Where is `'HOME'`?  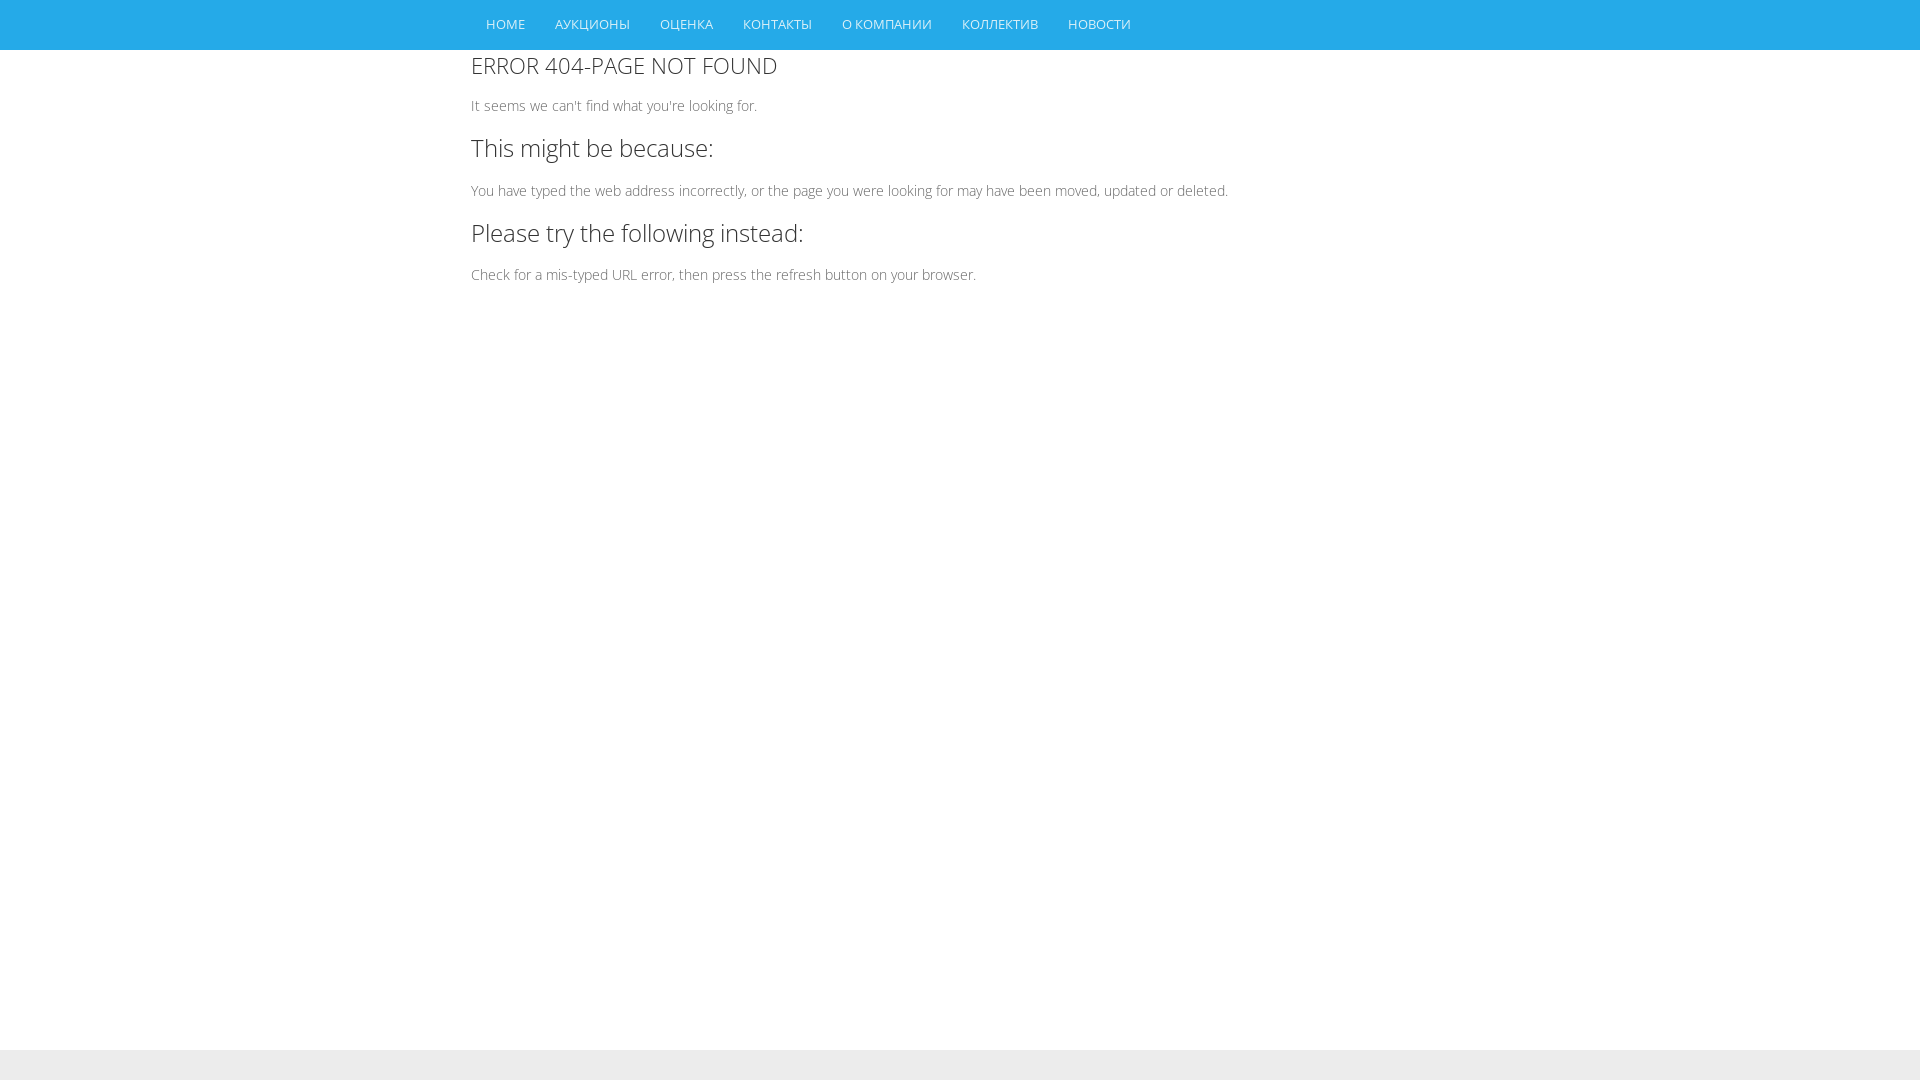
'HOME' is located at coordinates (505, 24).